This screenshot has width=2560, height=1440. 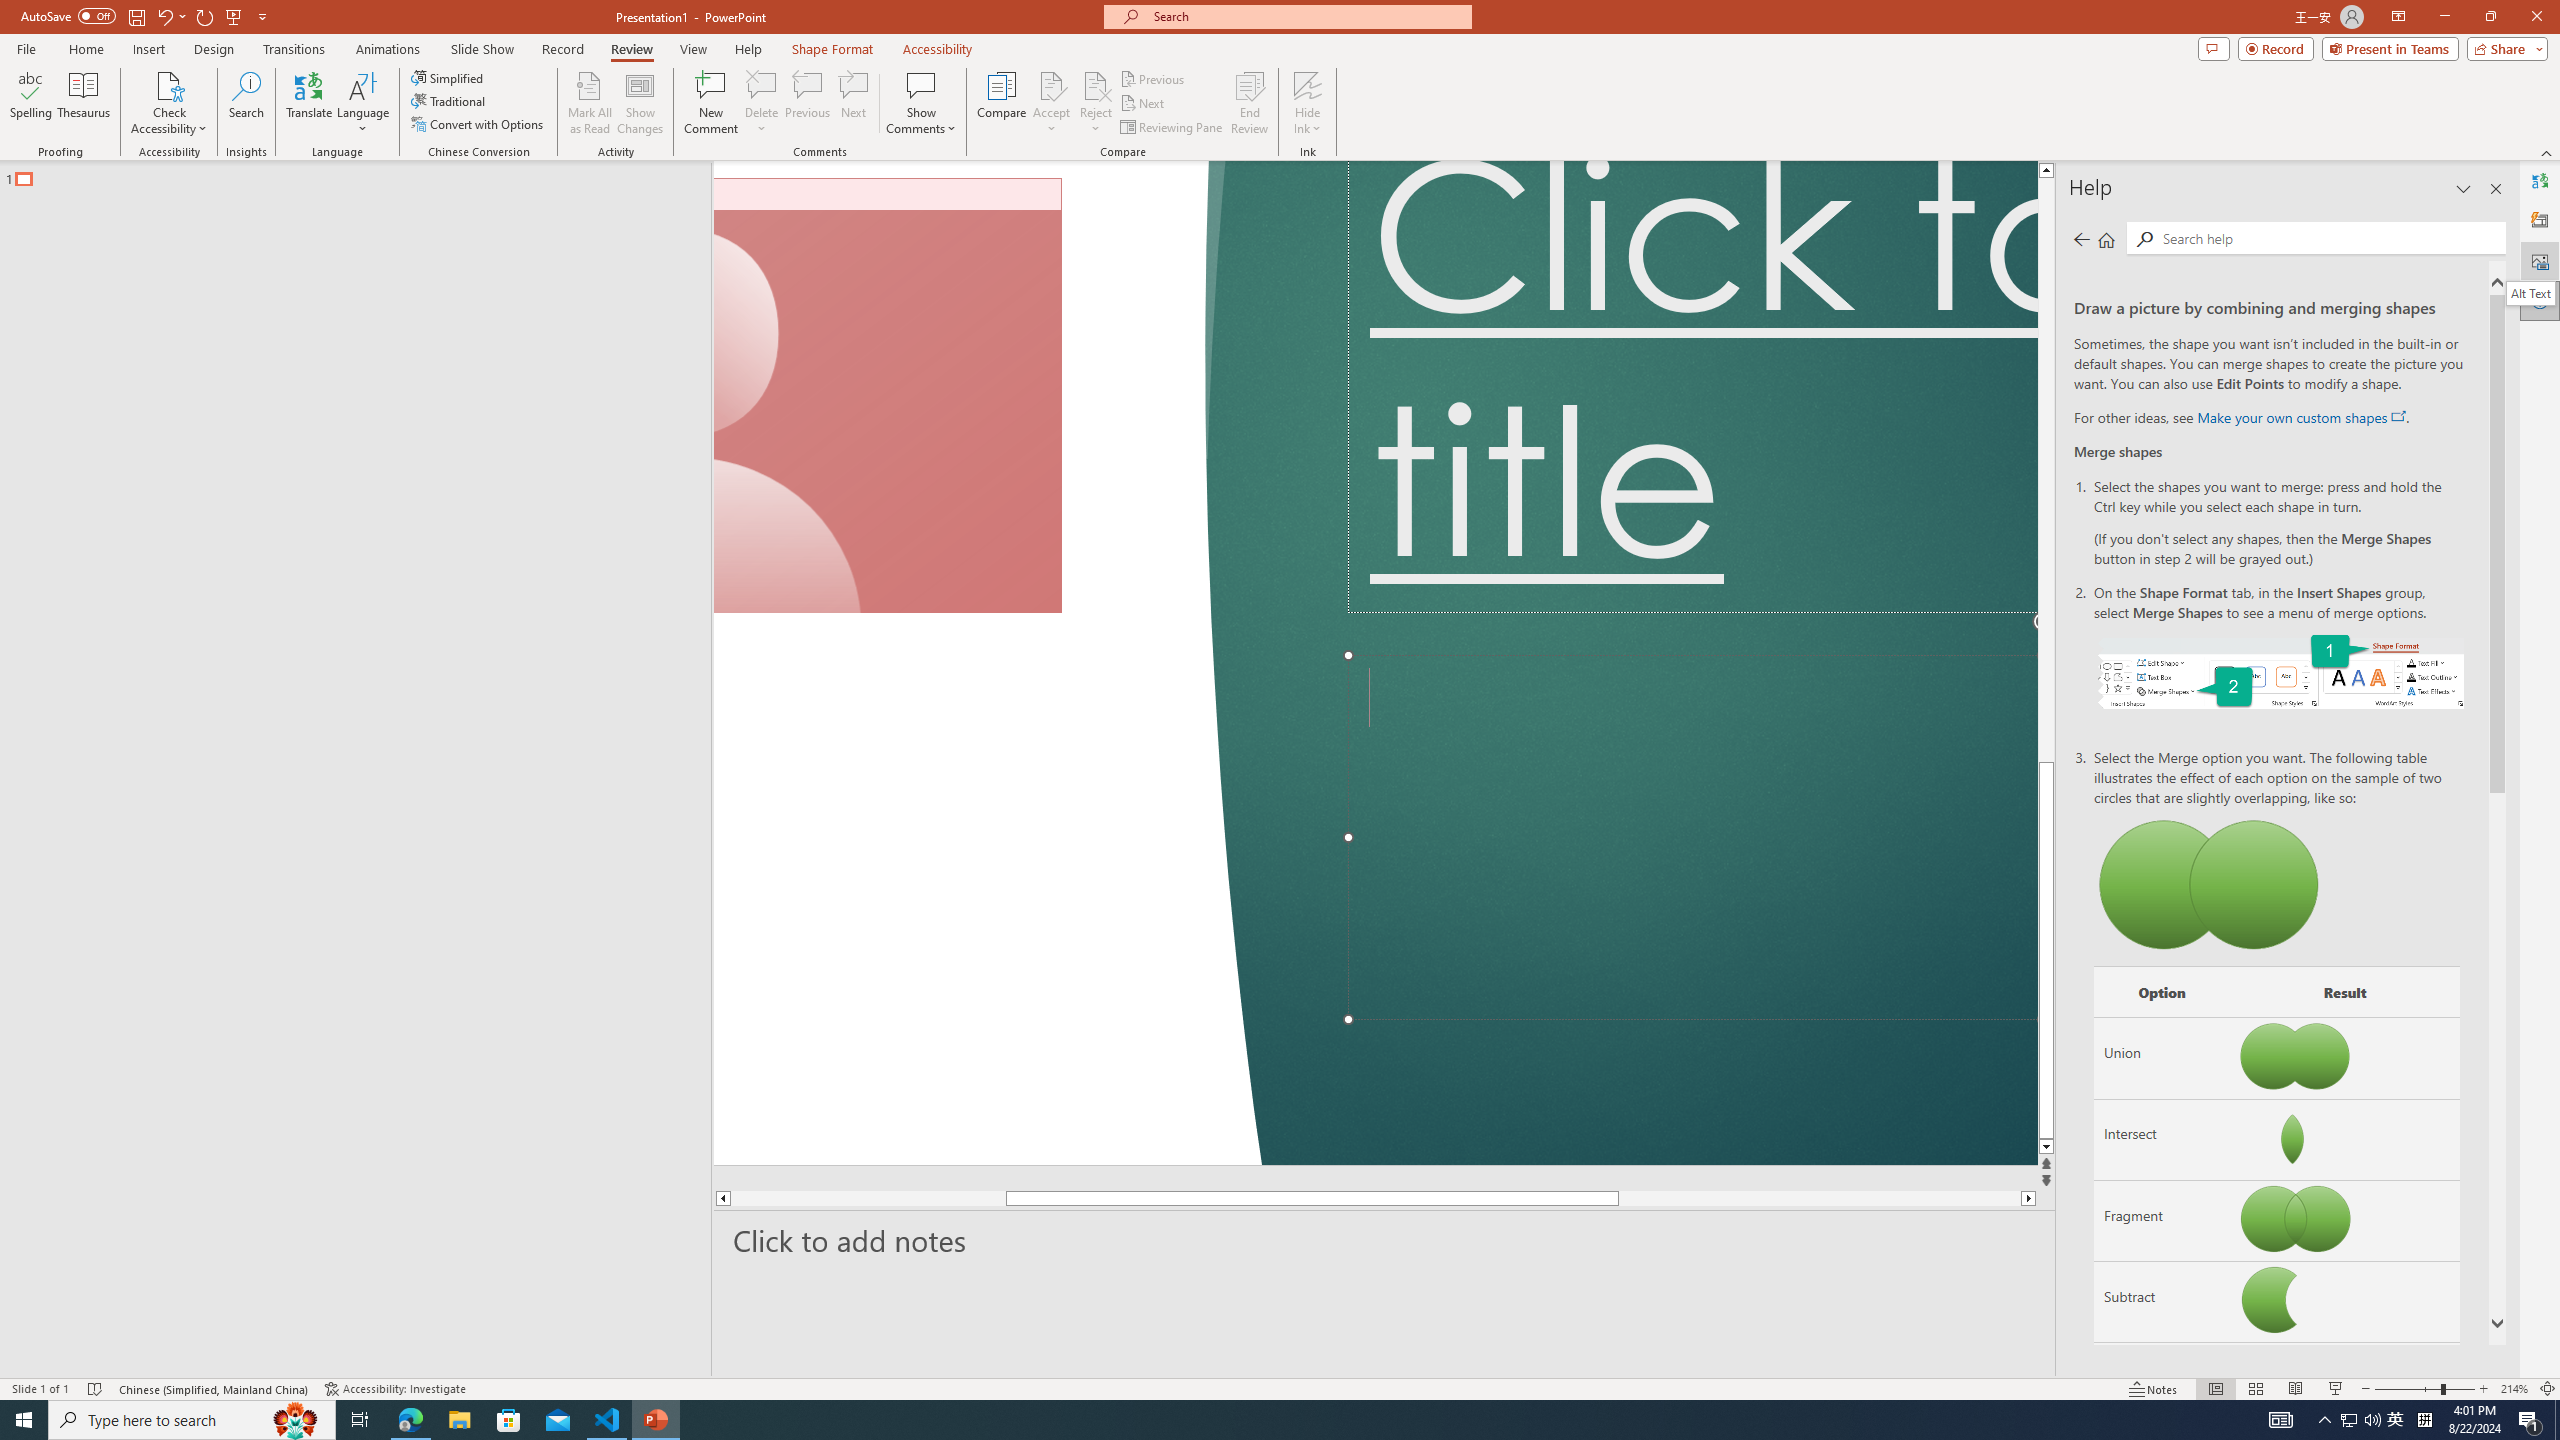 I want to click on 'Spelling...', so click(x=29, y=103).